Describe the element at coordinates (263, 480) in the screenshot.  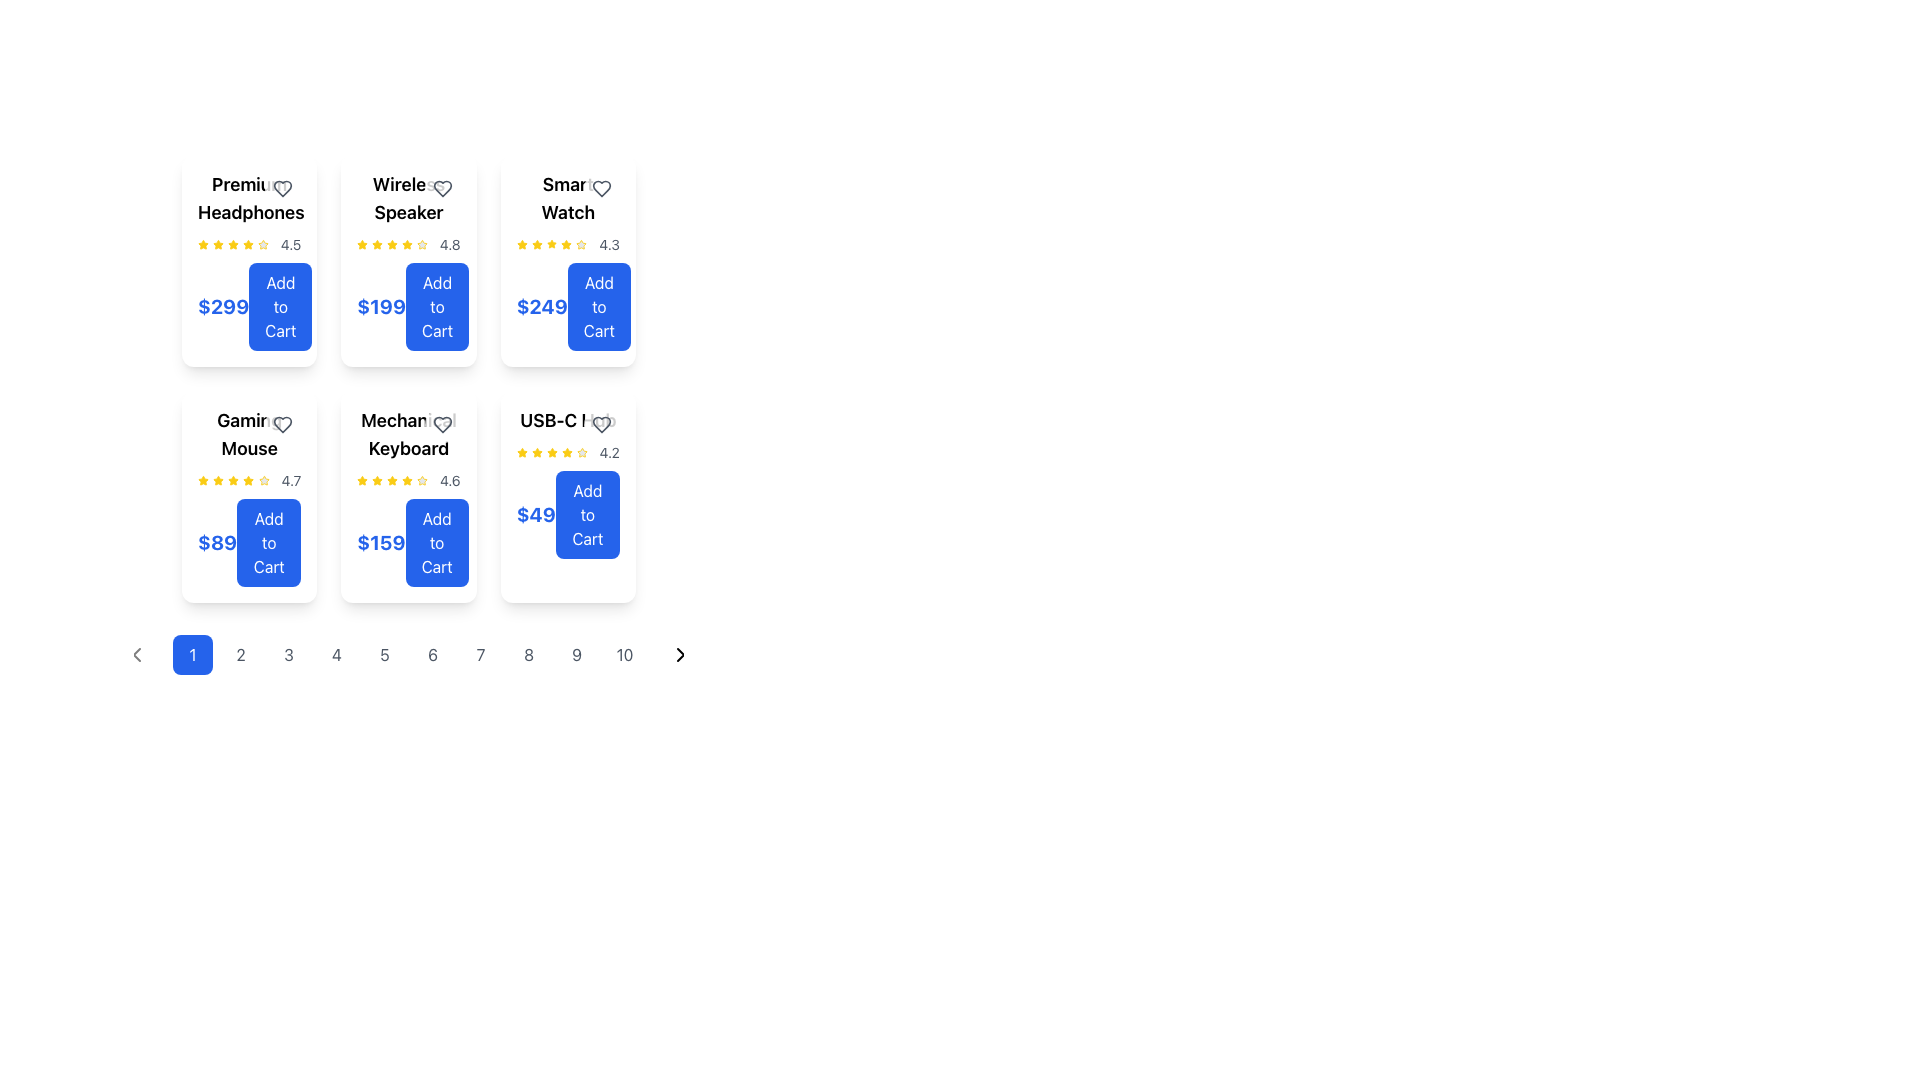
I see `the fourth yellow rating star icon in the rating section of the 'Gaming Mouse' product card to rate it` at that location.